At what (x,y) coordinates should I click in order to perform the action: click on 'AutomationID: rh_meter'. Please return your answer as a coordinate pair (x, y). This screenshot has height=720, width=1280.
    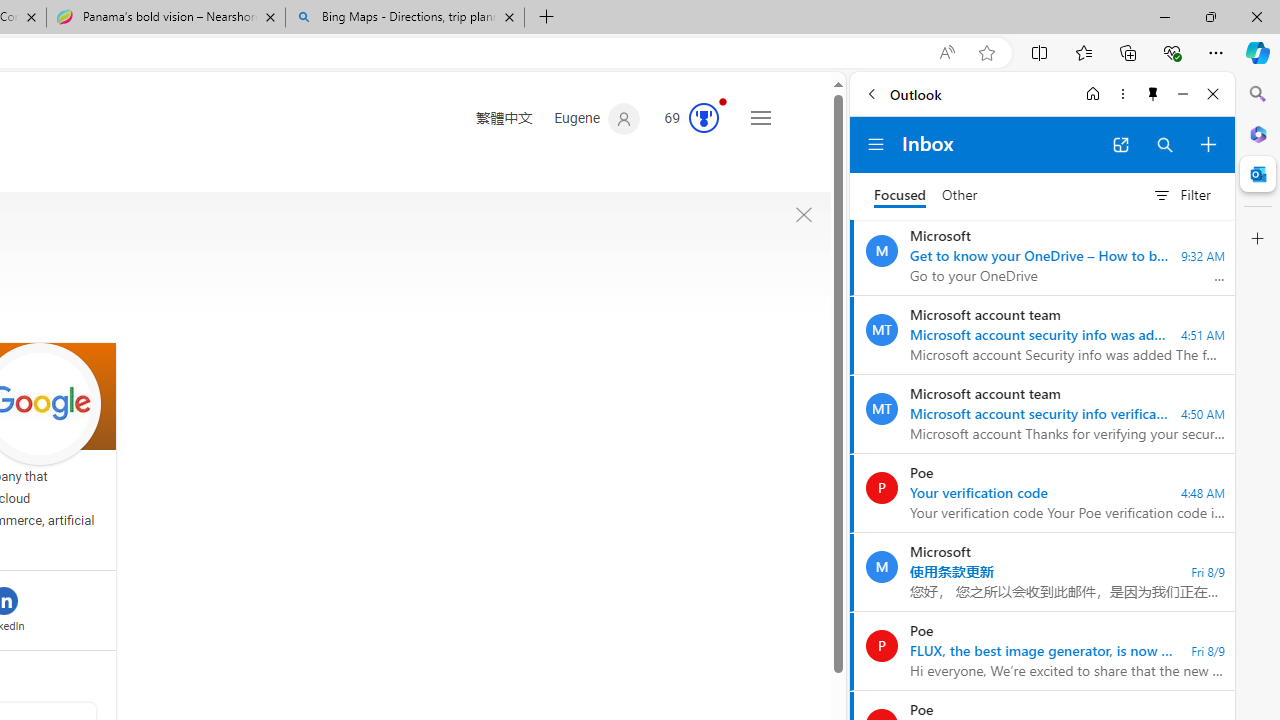
    Looking at the image, I should click on (704, 118).